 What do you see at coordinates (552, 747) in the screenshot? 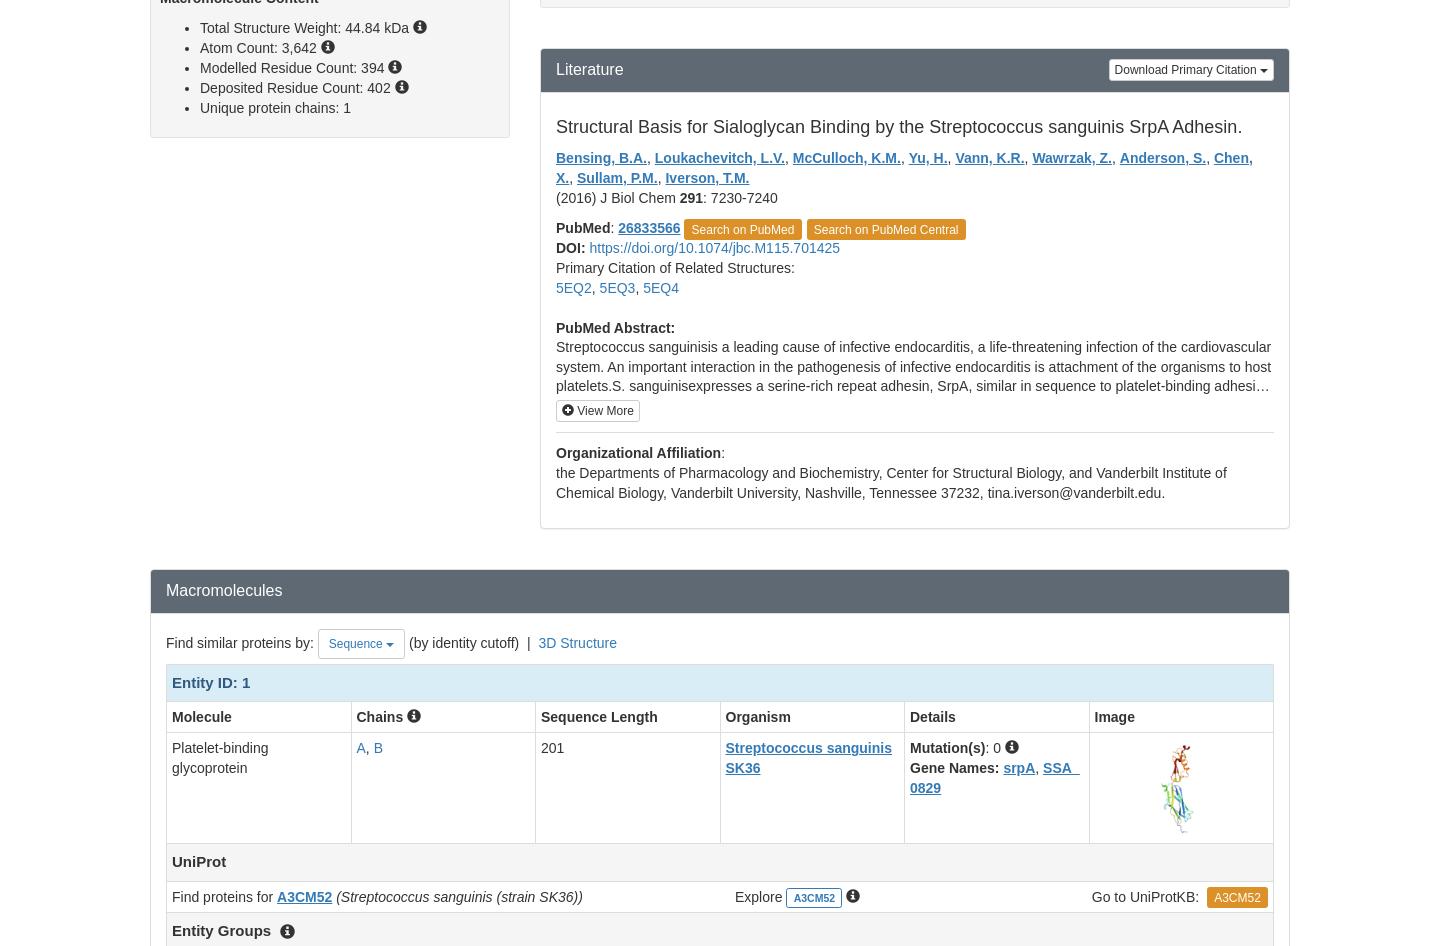
I see `'201'` at bounding box center [552, 747].